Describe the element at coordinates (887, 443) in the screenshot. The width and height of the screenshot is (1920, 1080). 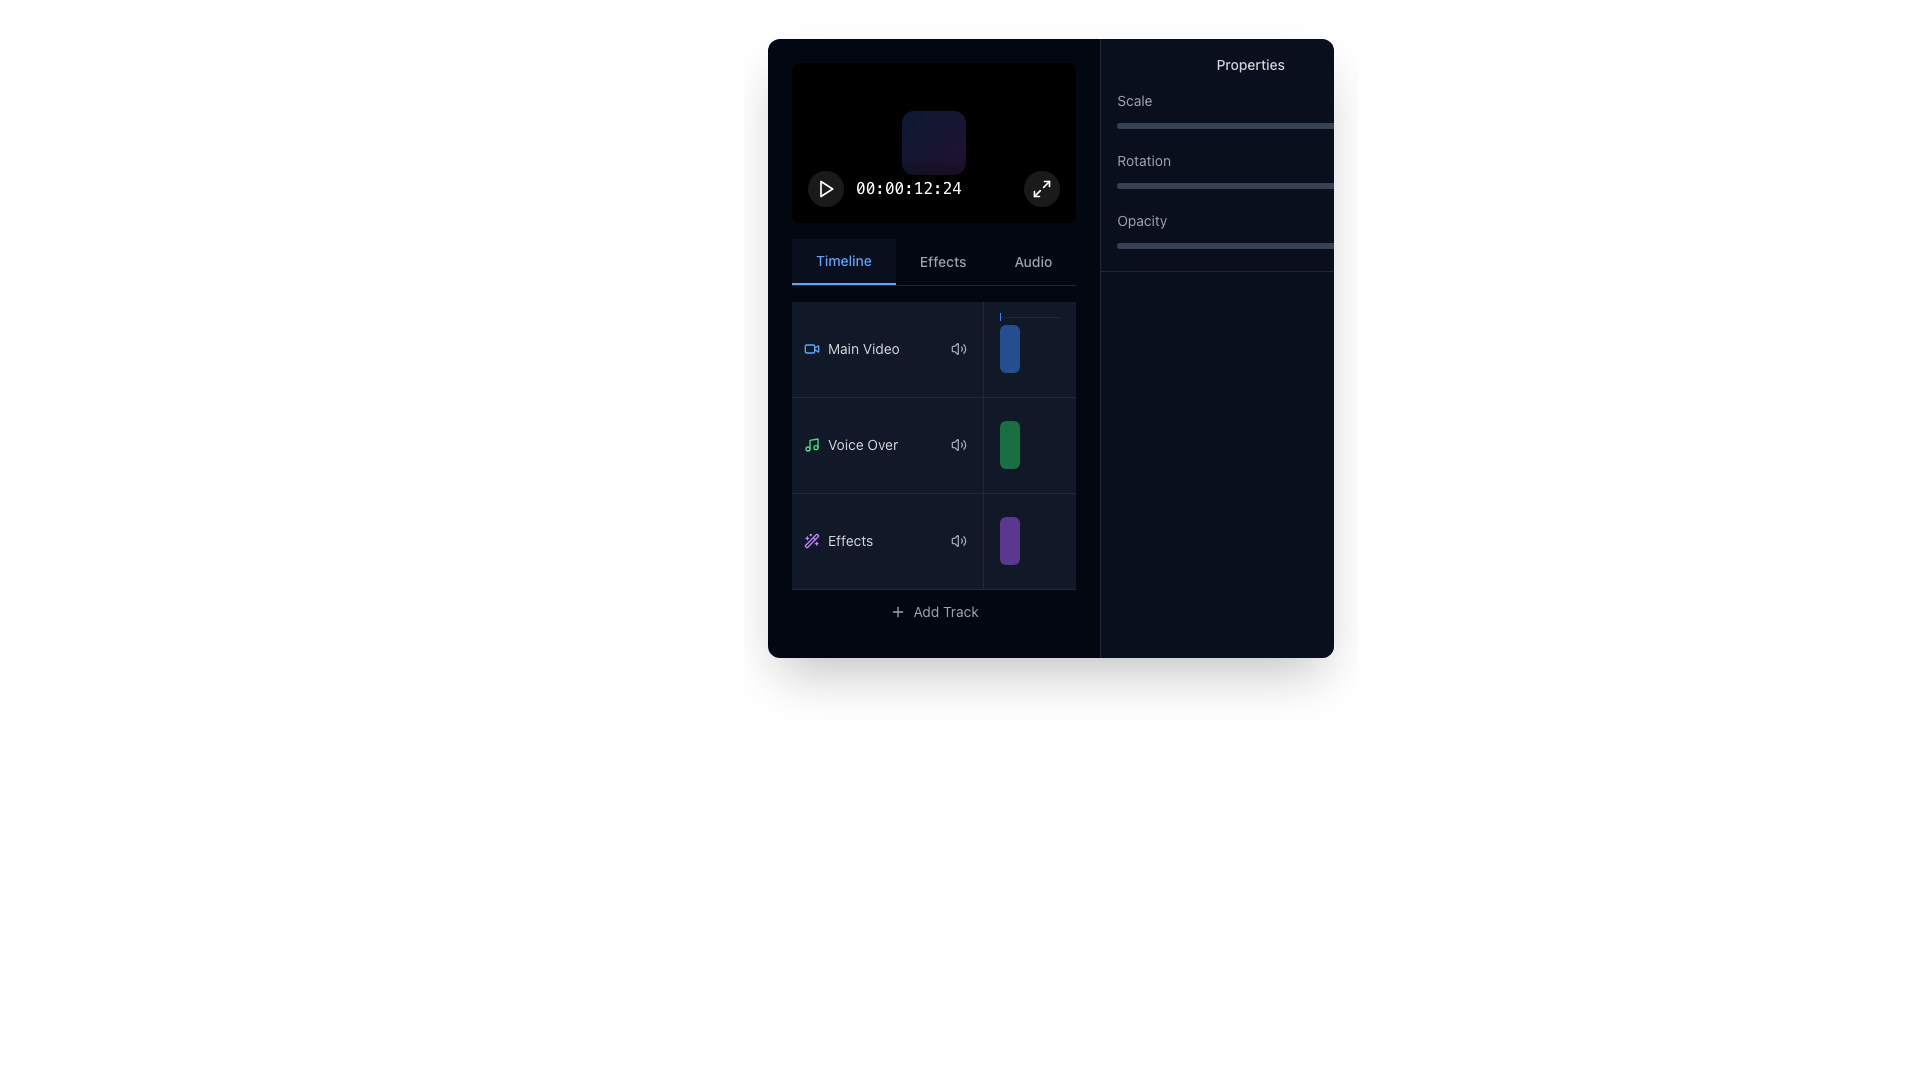
I see `the 'Voice Over' text label in the 'Timeline' section, which is the second row item between 'Main Video' and 'Effects'` at that location.